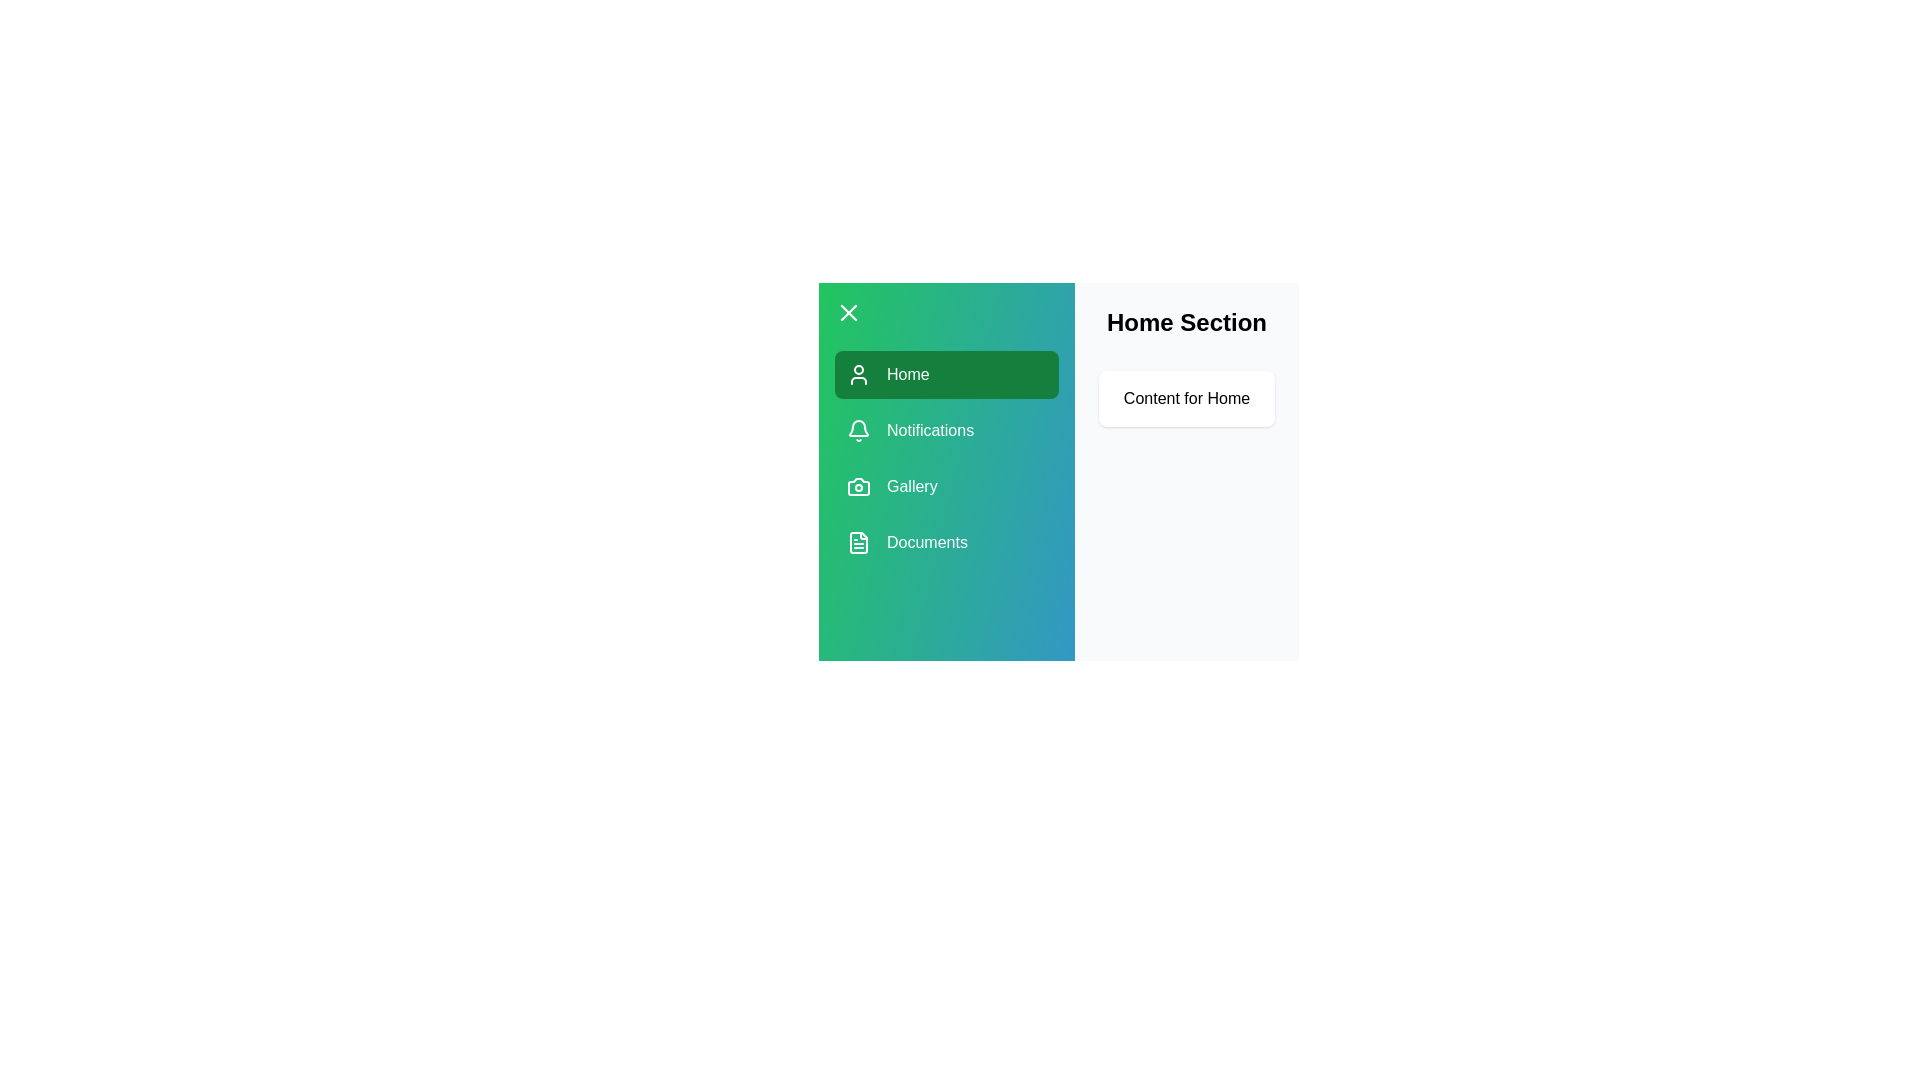 The image size is (1920, 1080). Describe the element at coordinates (945, 486) in the screenshot. I see `the tab Gallery from the drawer` at that location.